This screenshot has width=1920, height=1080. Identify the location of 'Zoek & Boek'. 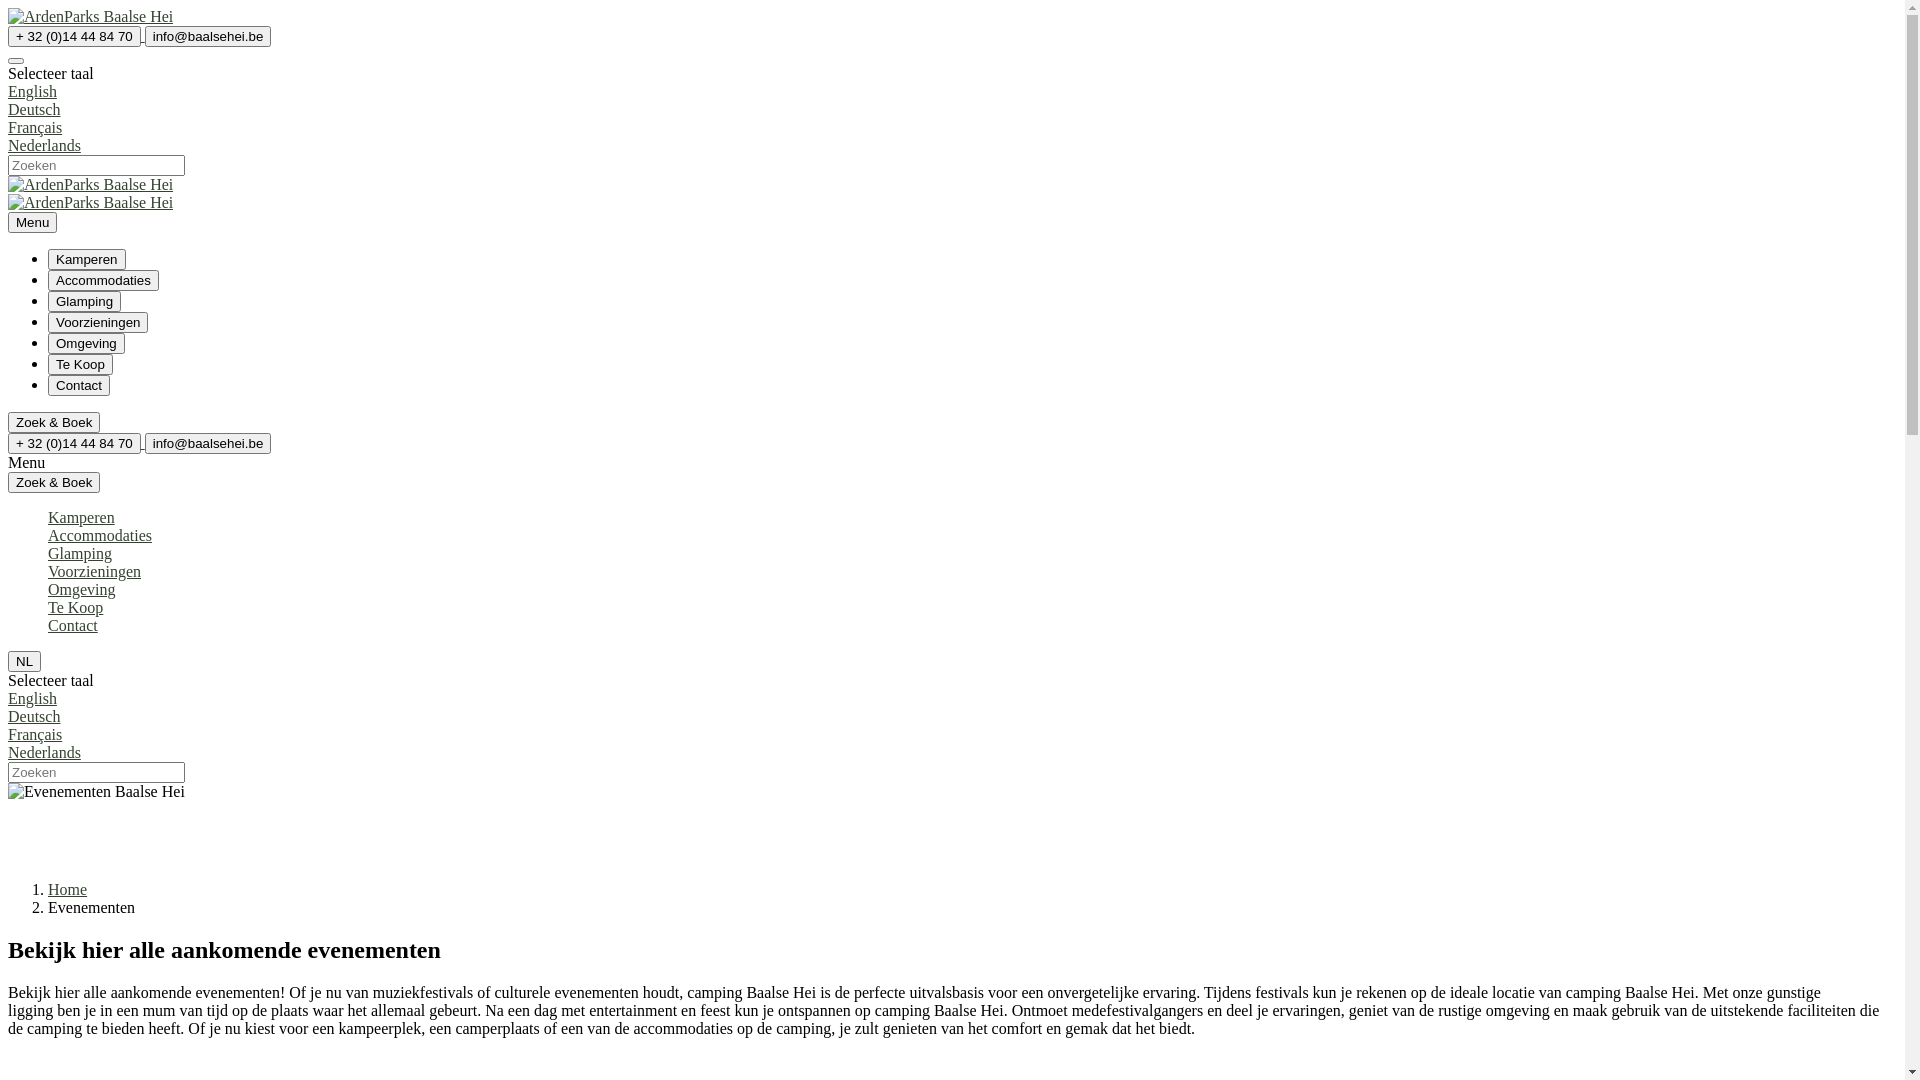
(53, 481).